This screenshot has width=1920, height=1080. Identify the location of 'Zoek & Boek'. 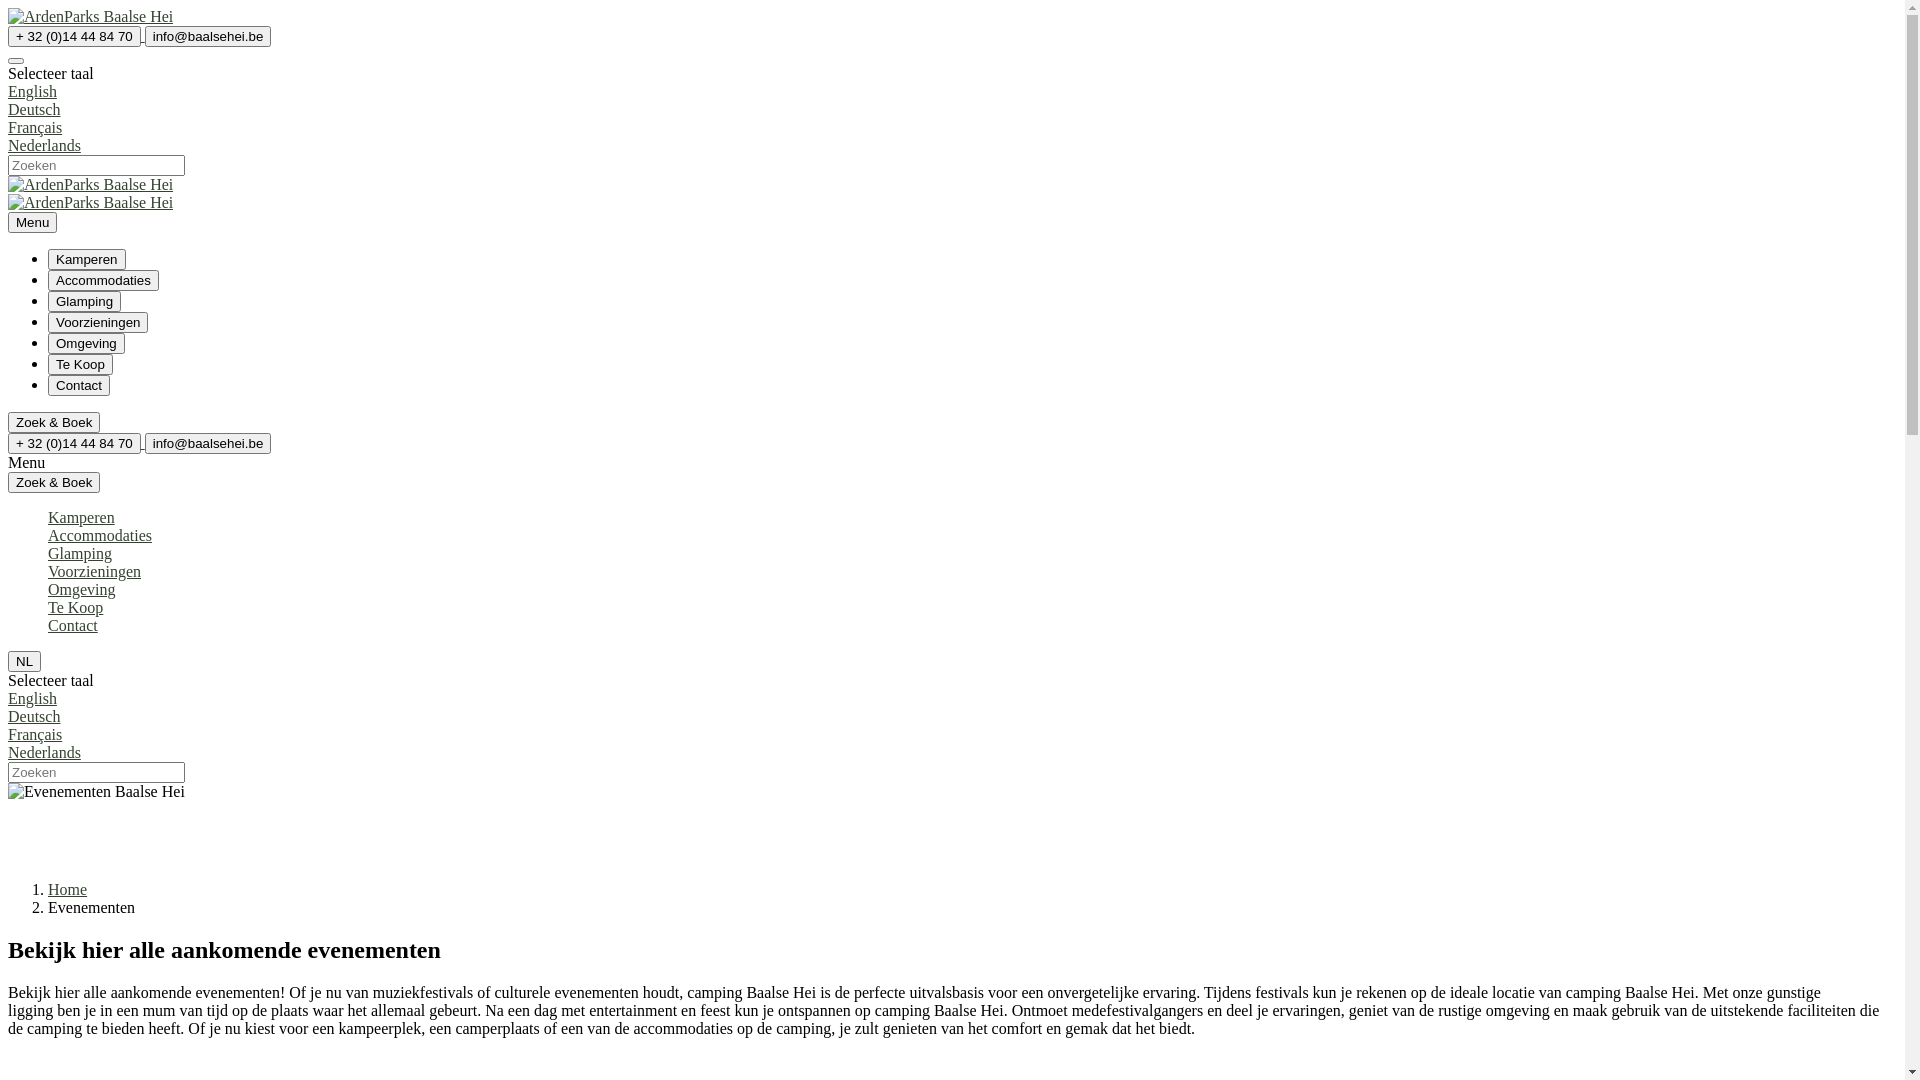
(53, 481).